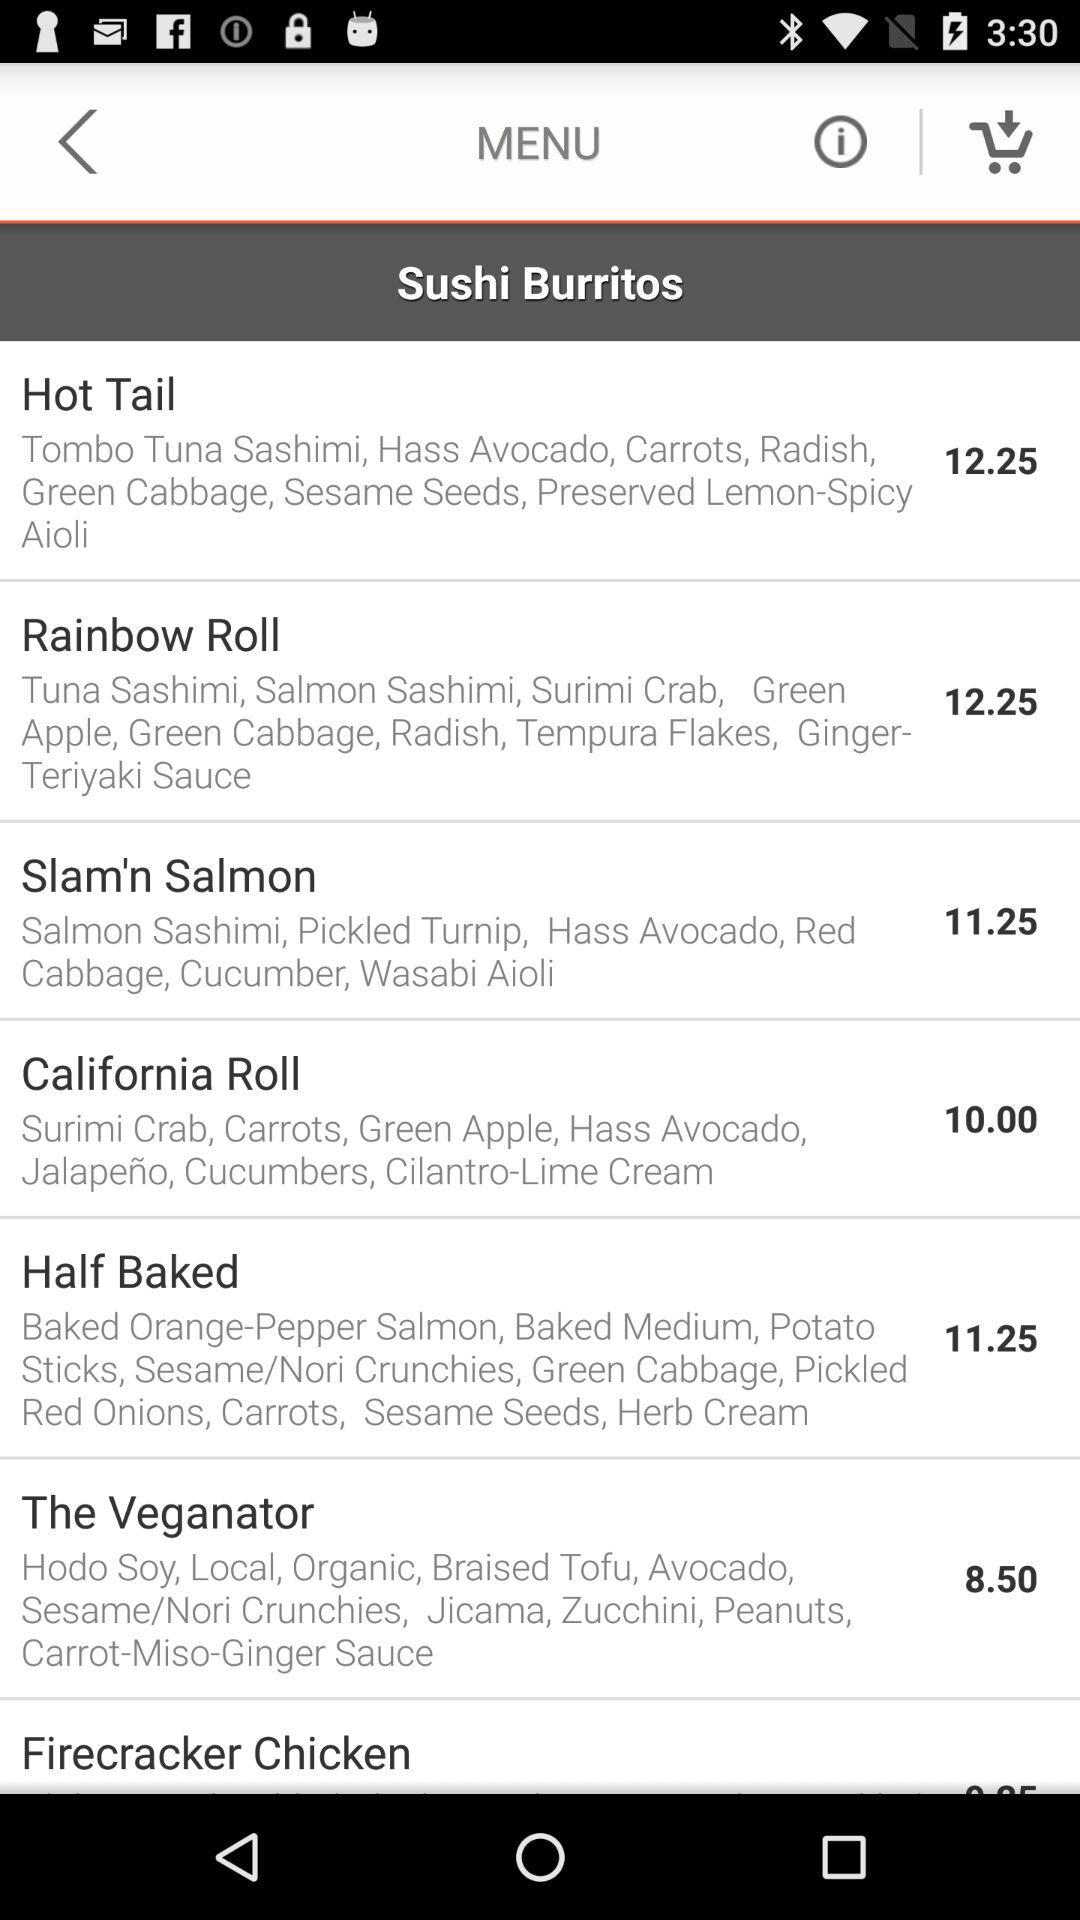 This screenshot has height=1920, width=1080. Describe the element at coordinates (482, 1608) in the screenshot. I see `the app to the left of 8.50 icon` at that location.